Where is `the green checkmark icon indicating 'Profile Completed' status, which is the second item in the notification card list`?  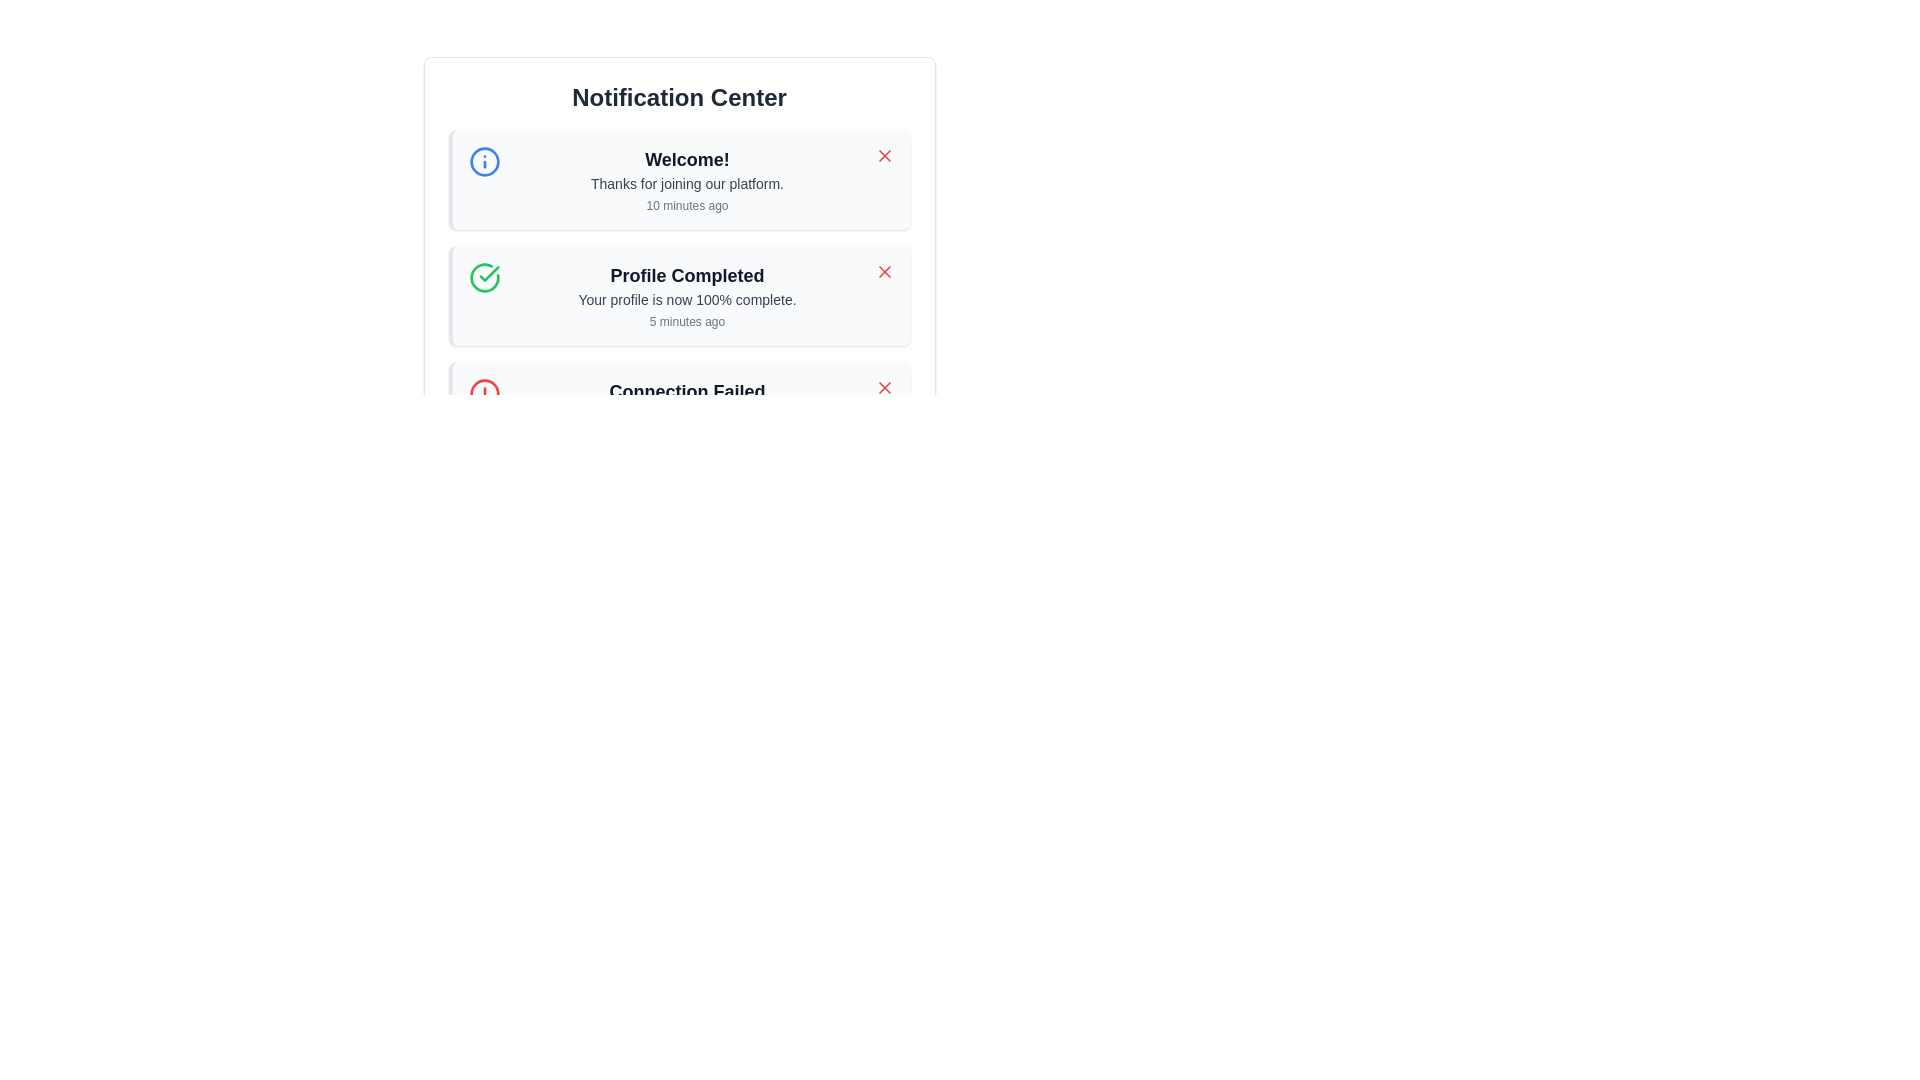
the green checkmark icon indicating 'Profile Completed' status, which is the second item in the notification card list is located at coordinates (489, 273).